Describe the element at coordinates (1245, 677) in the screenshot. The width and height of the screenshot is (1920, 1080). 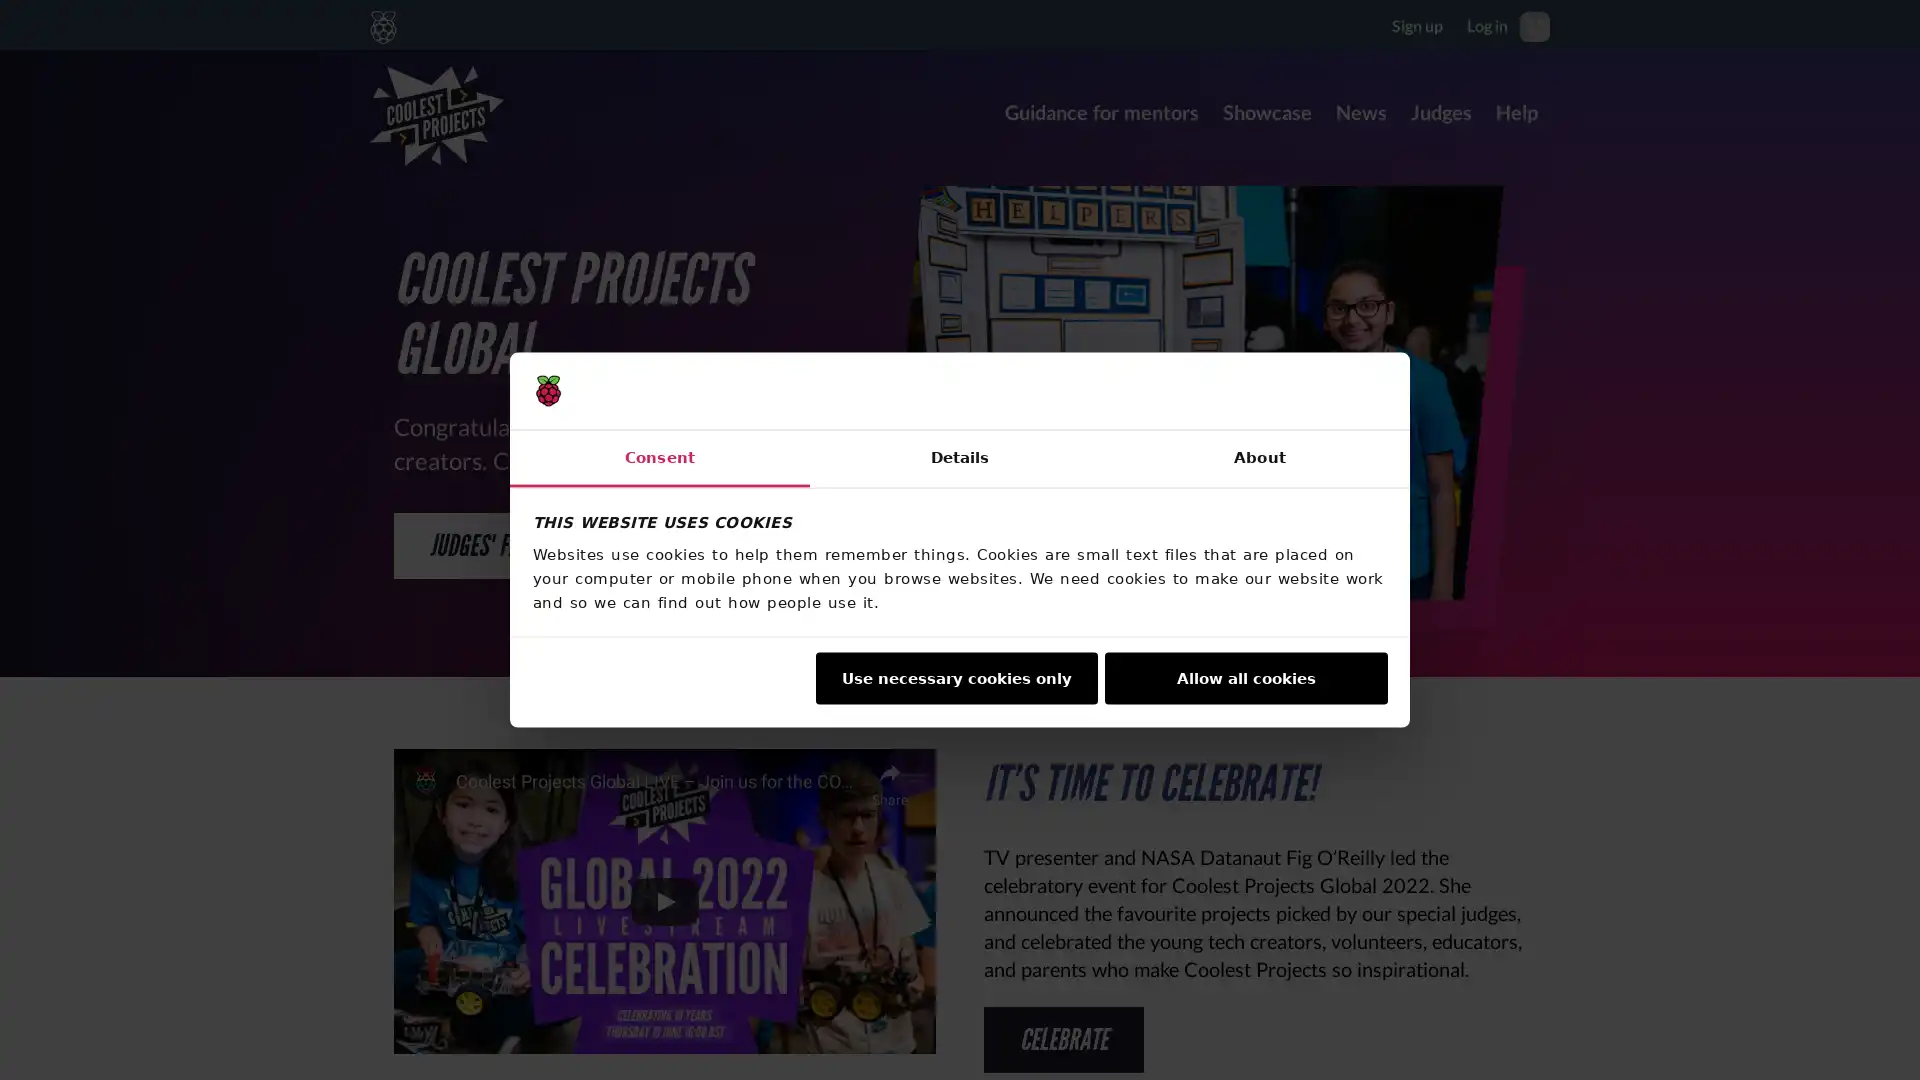
I see `Allow all cookies` at that location.